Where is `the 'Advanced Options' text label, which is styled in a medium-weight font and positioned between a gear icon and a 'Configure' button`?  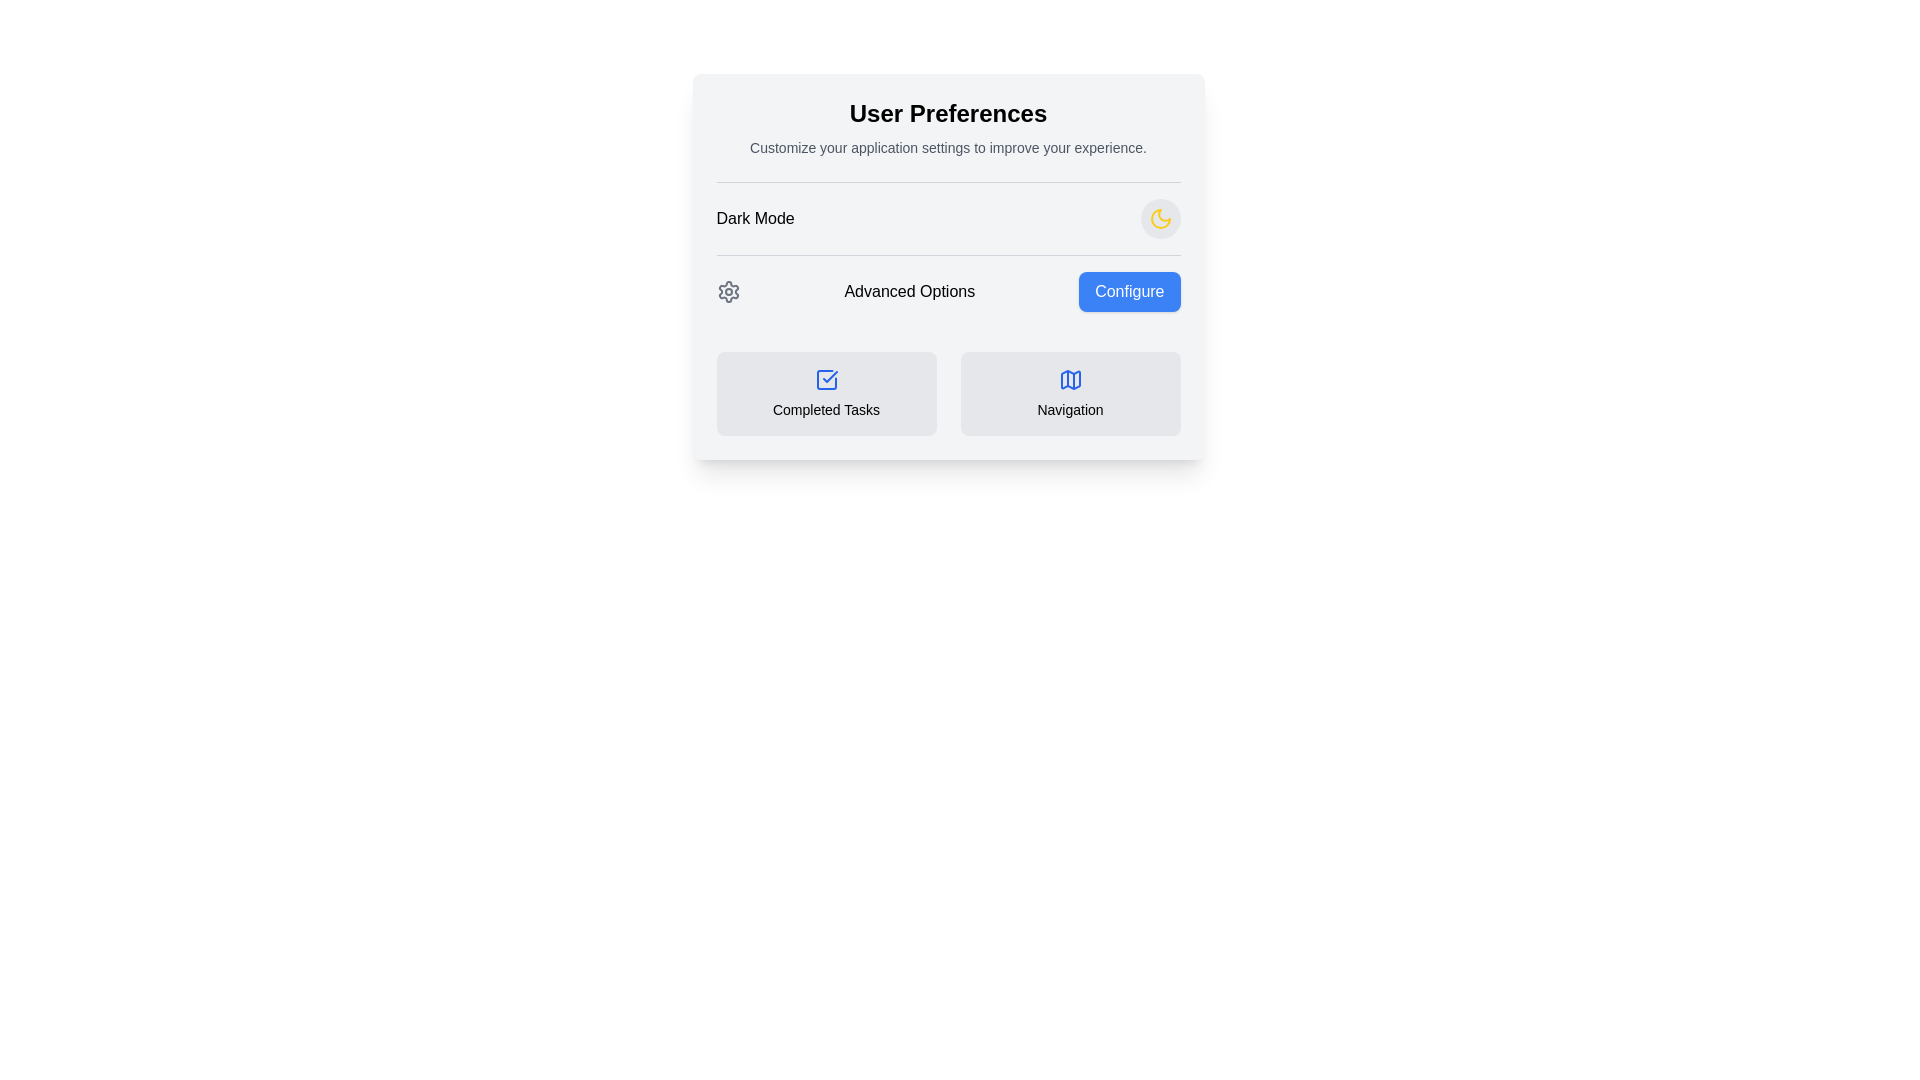 the 'Advanced Options' text label, which is styled in a medium-weight font and positioned between a gear icon and a 'Configure' button is located at coordinates (908, 292).